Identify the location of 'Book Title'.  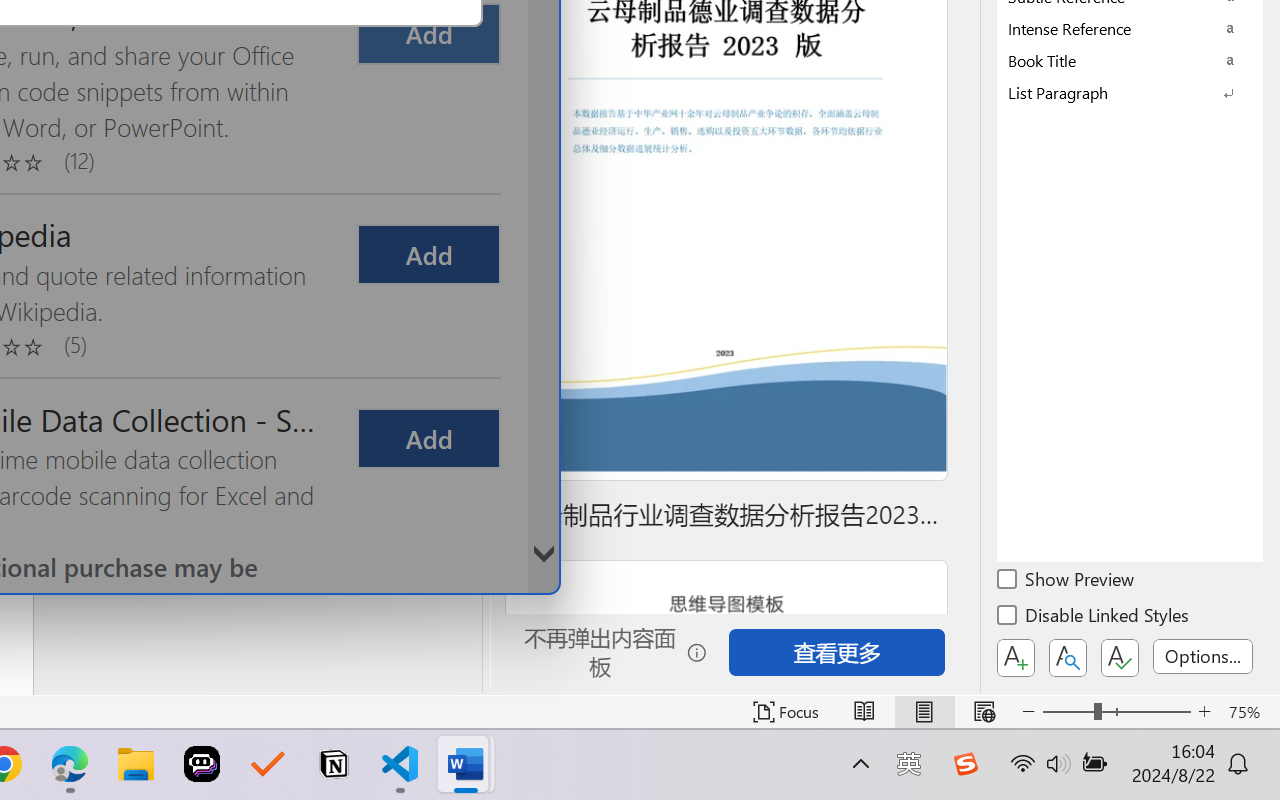
(1130, 59).